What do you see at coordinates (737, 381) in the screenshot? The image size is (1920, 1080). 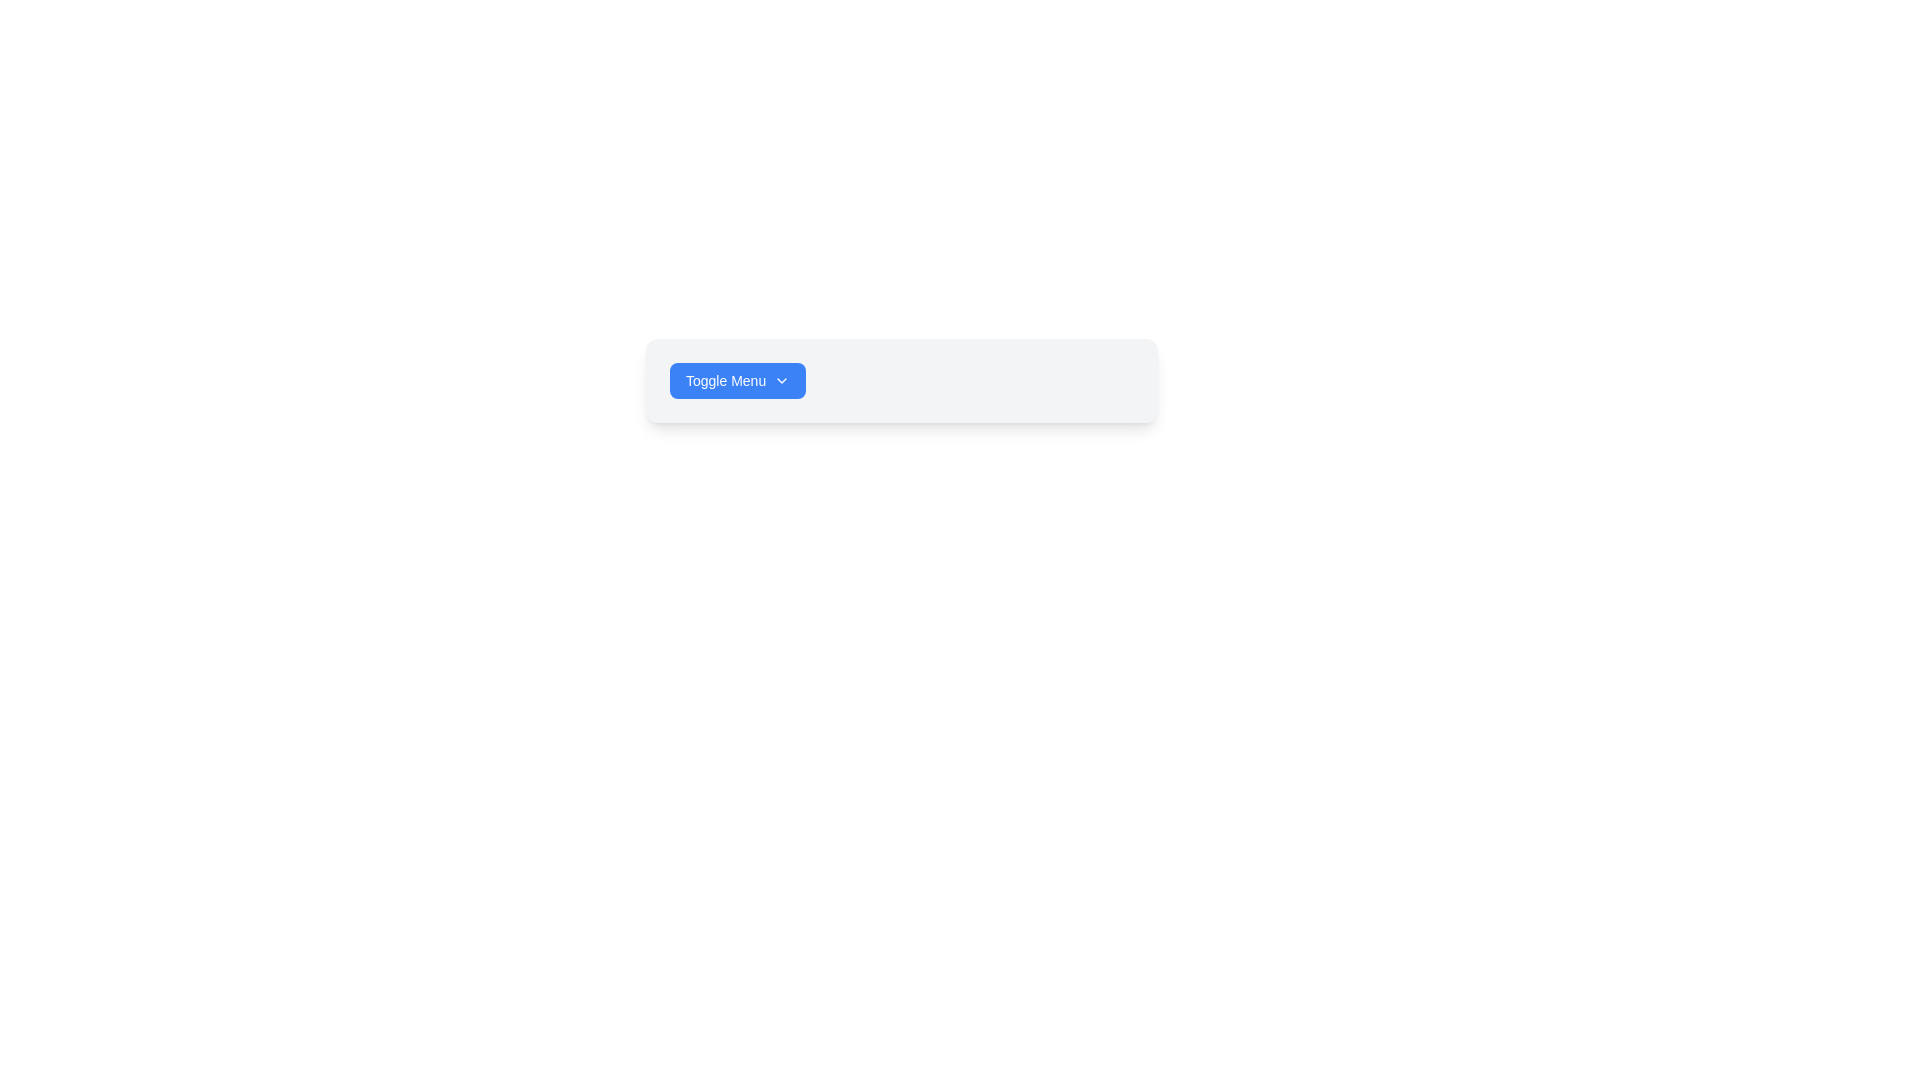 I see `the blue rounded rectangular button labeled 'Toggle Menu'` at bounding box center [737, 381].